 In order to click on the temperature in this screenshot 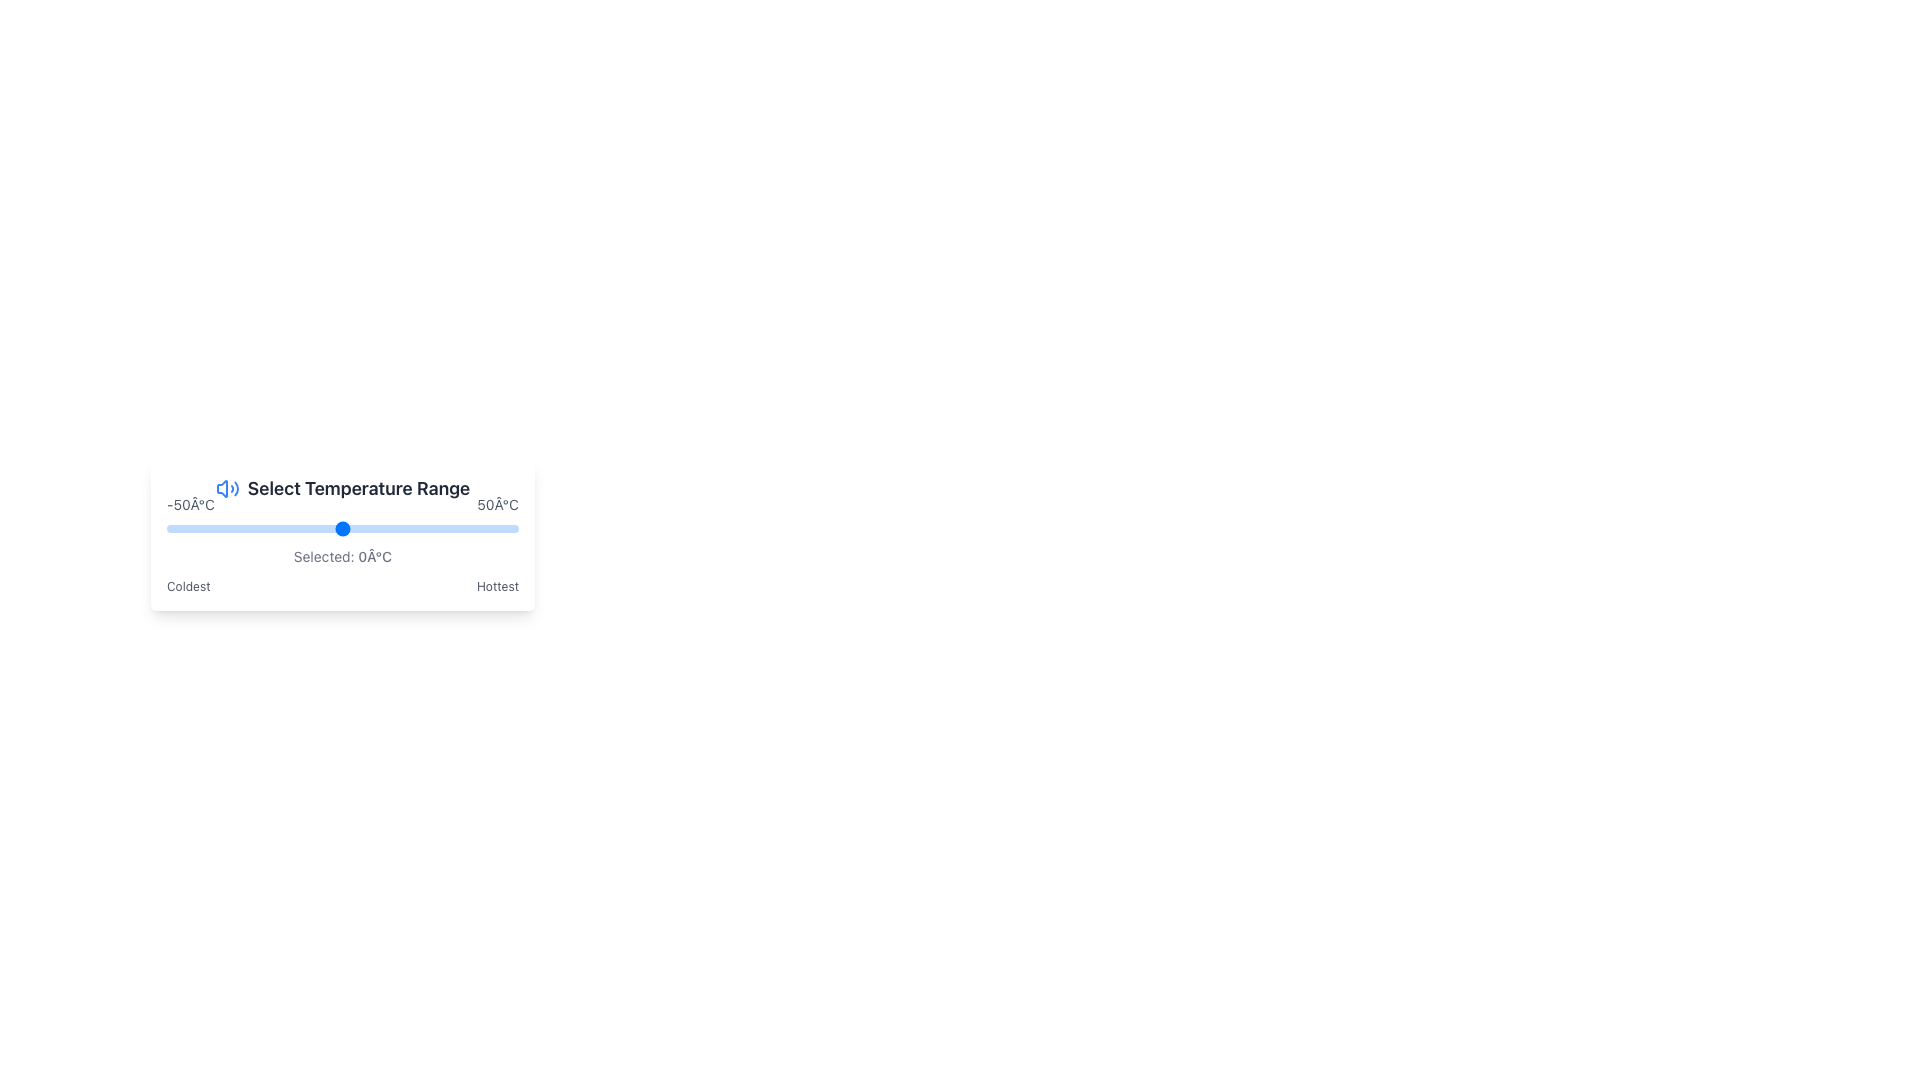, I will do `click(278, 527)`.